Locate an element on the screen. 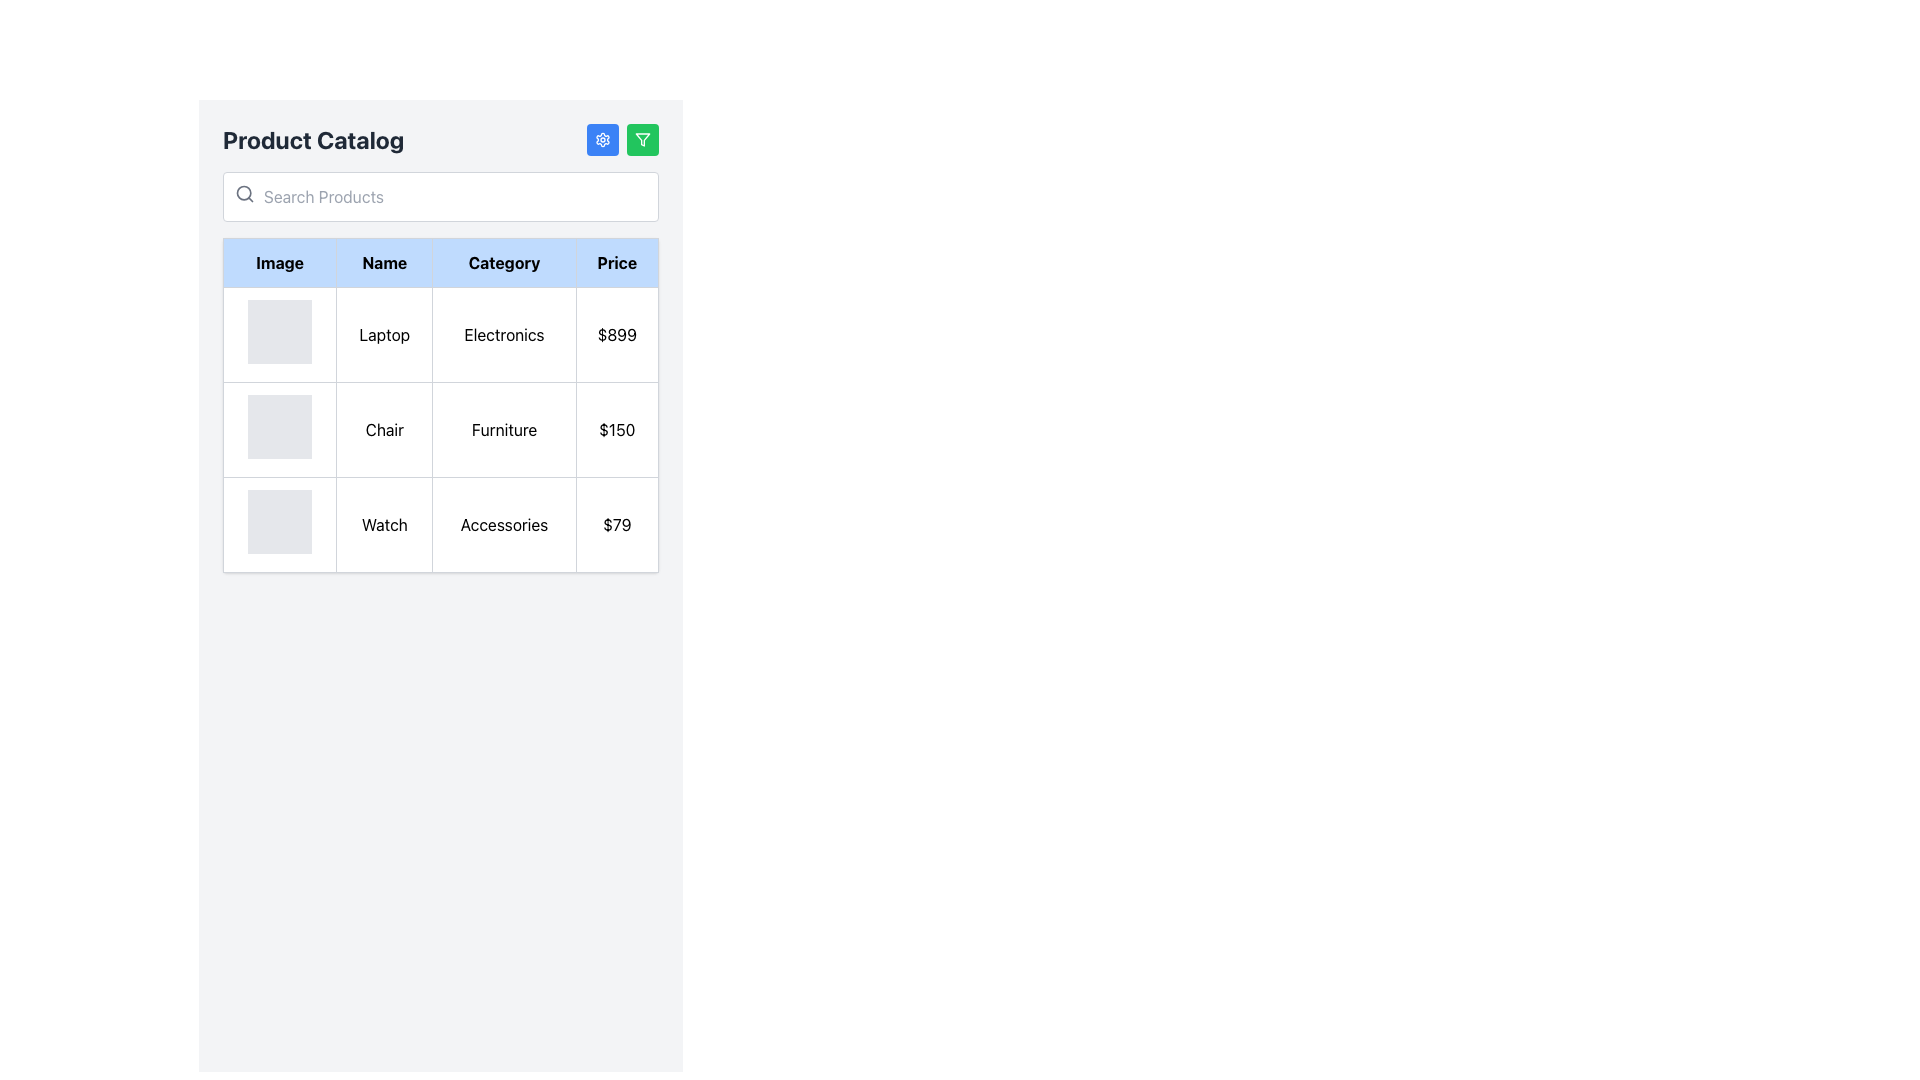 This screenshot has height=1080, width=1920. the settings by focusing on the gear-shaped icon with a white outline and blue circular background, located in the top-right corner of the interface is located at coordinates (602, 138).